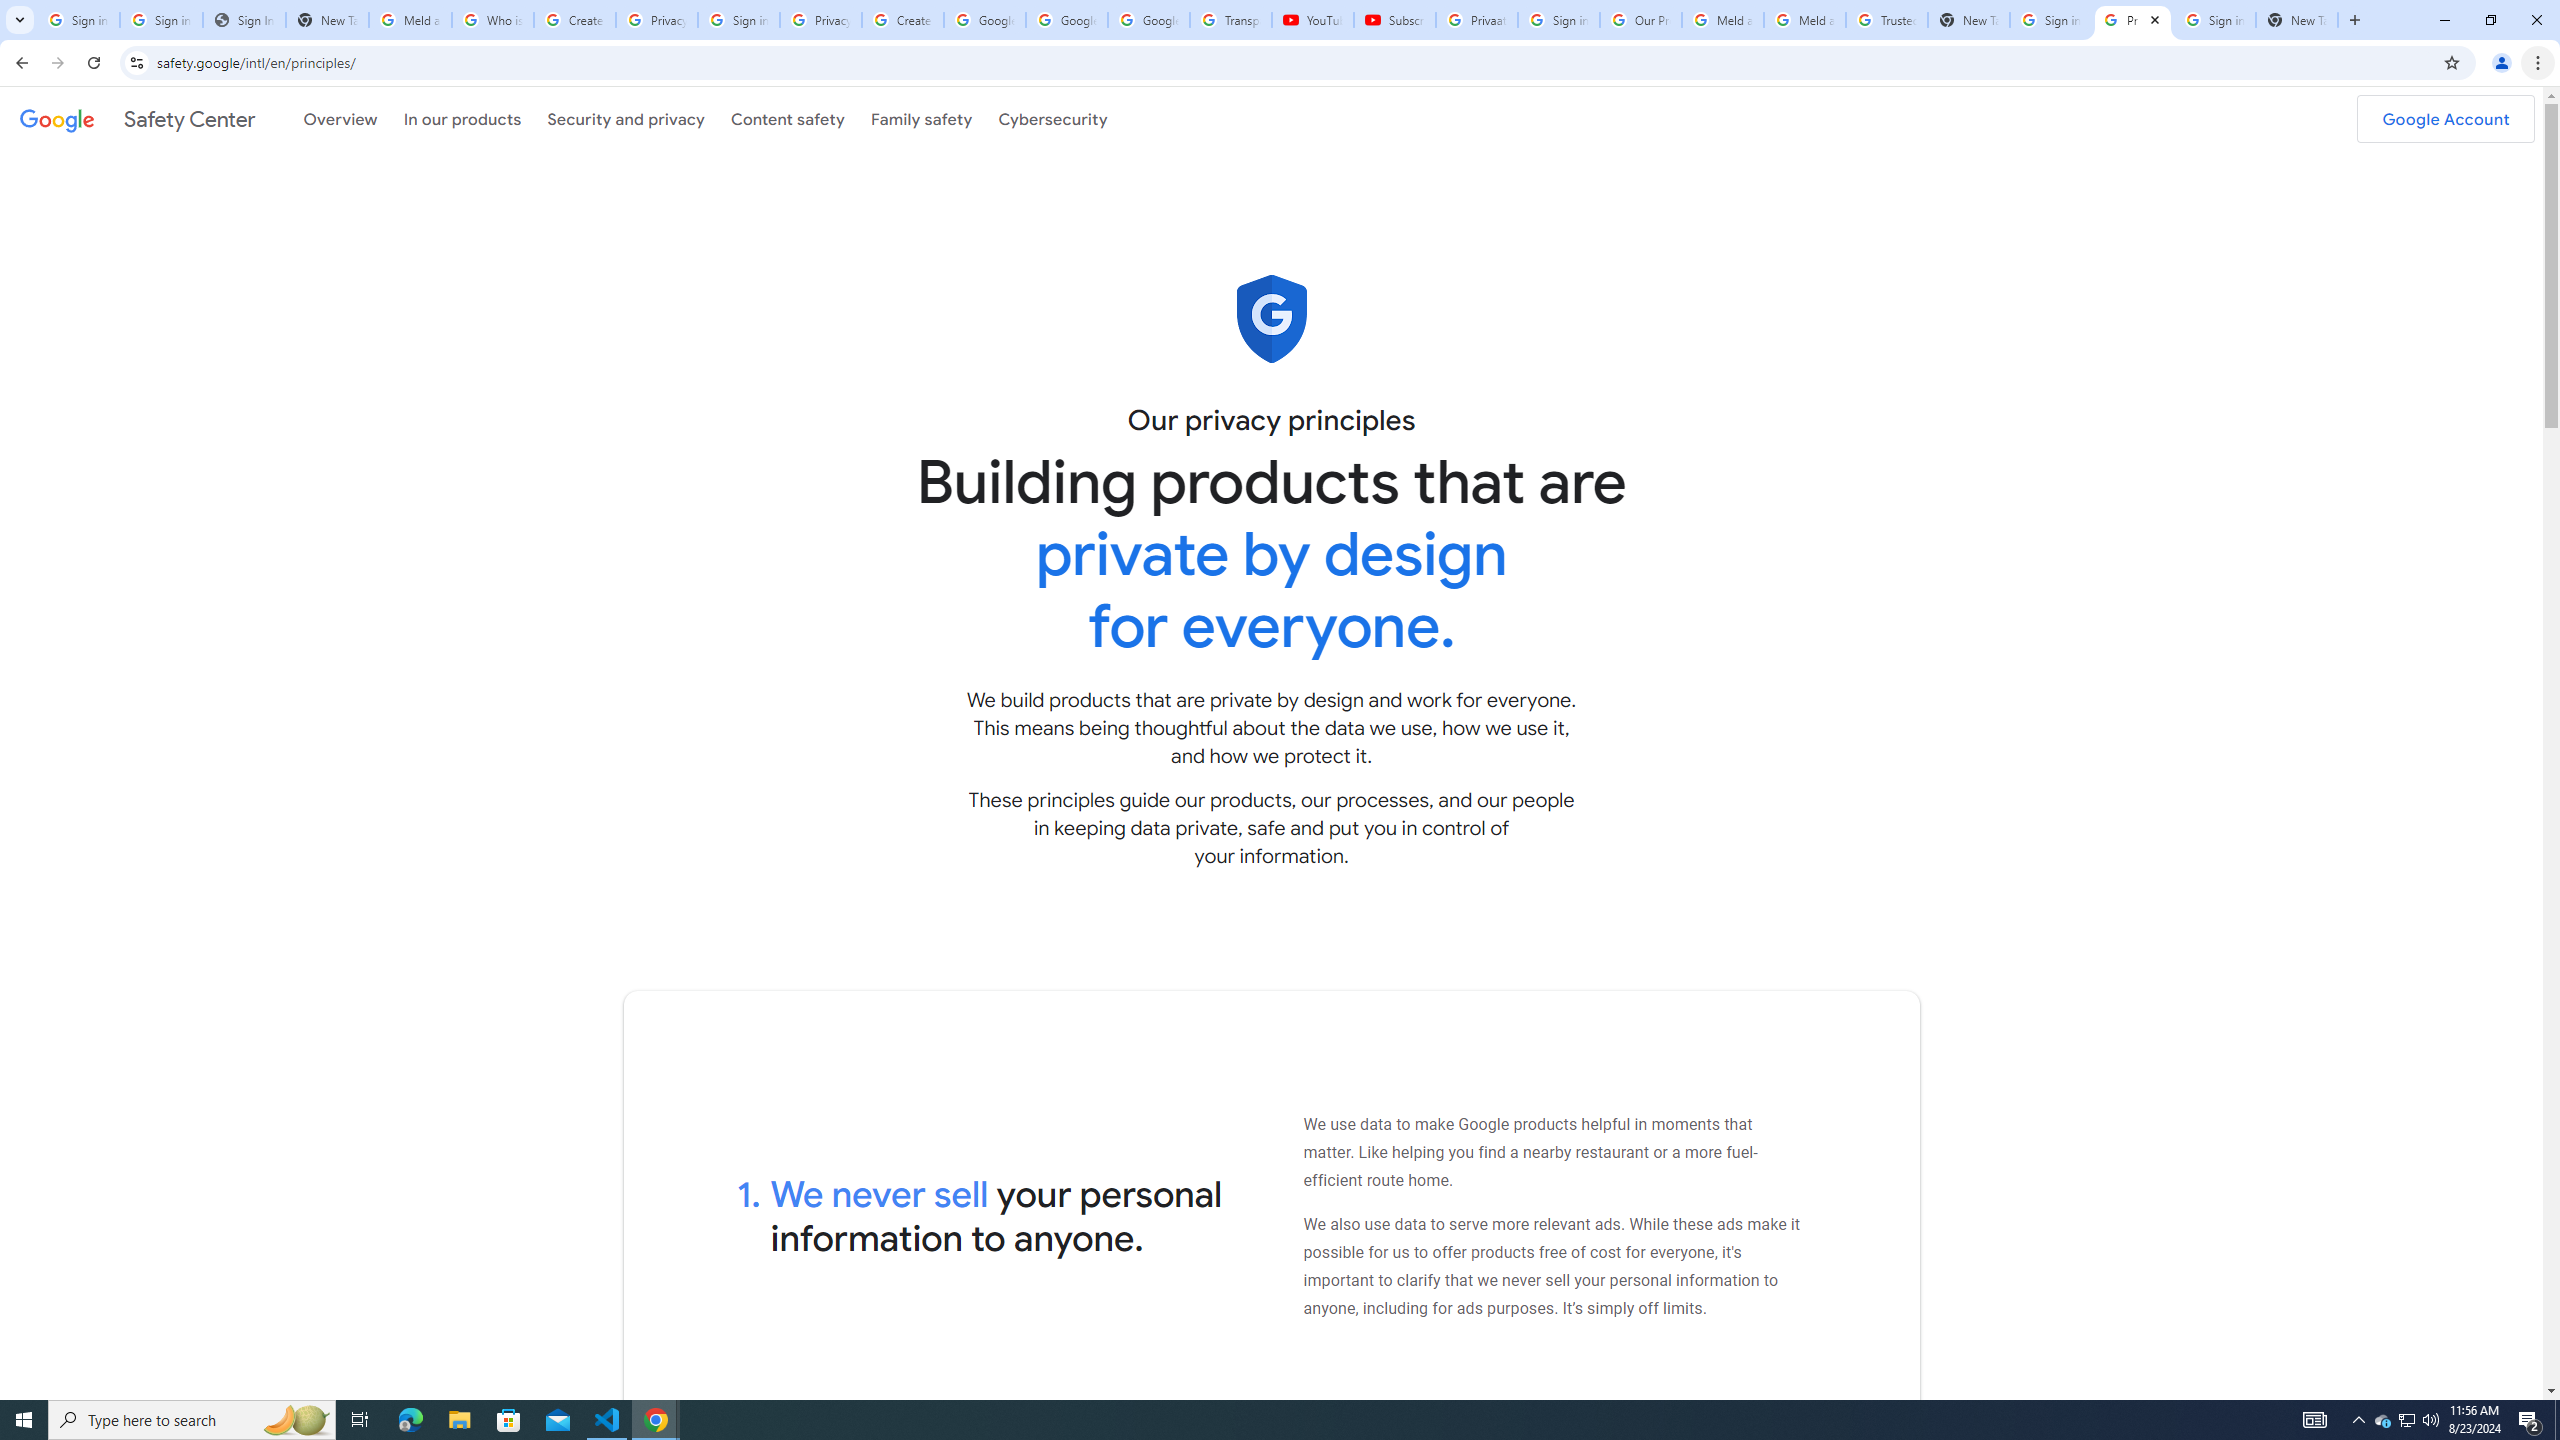 The width and height of the screenshot is (2560, 1440). I want to click on 'Google Account', so click(2445, 118).